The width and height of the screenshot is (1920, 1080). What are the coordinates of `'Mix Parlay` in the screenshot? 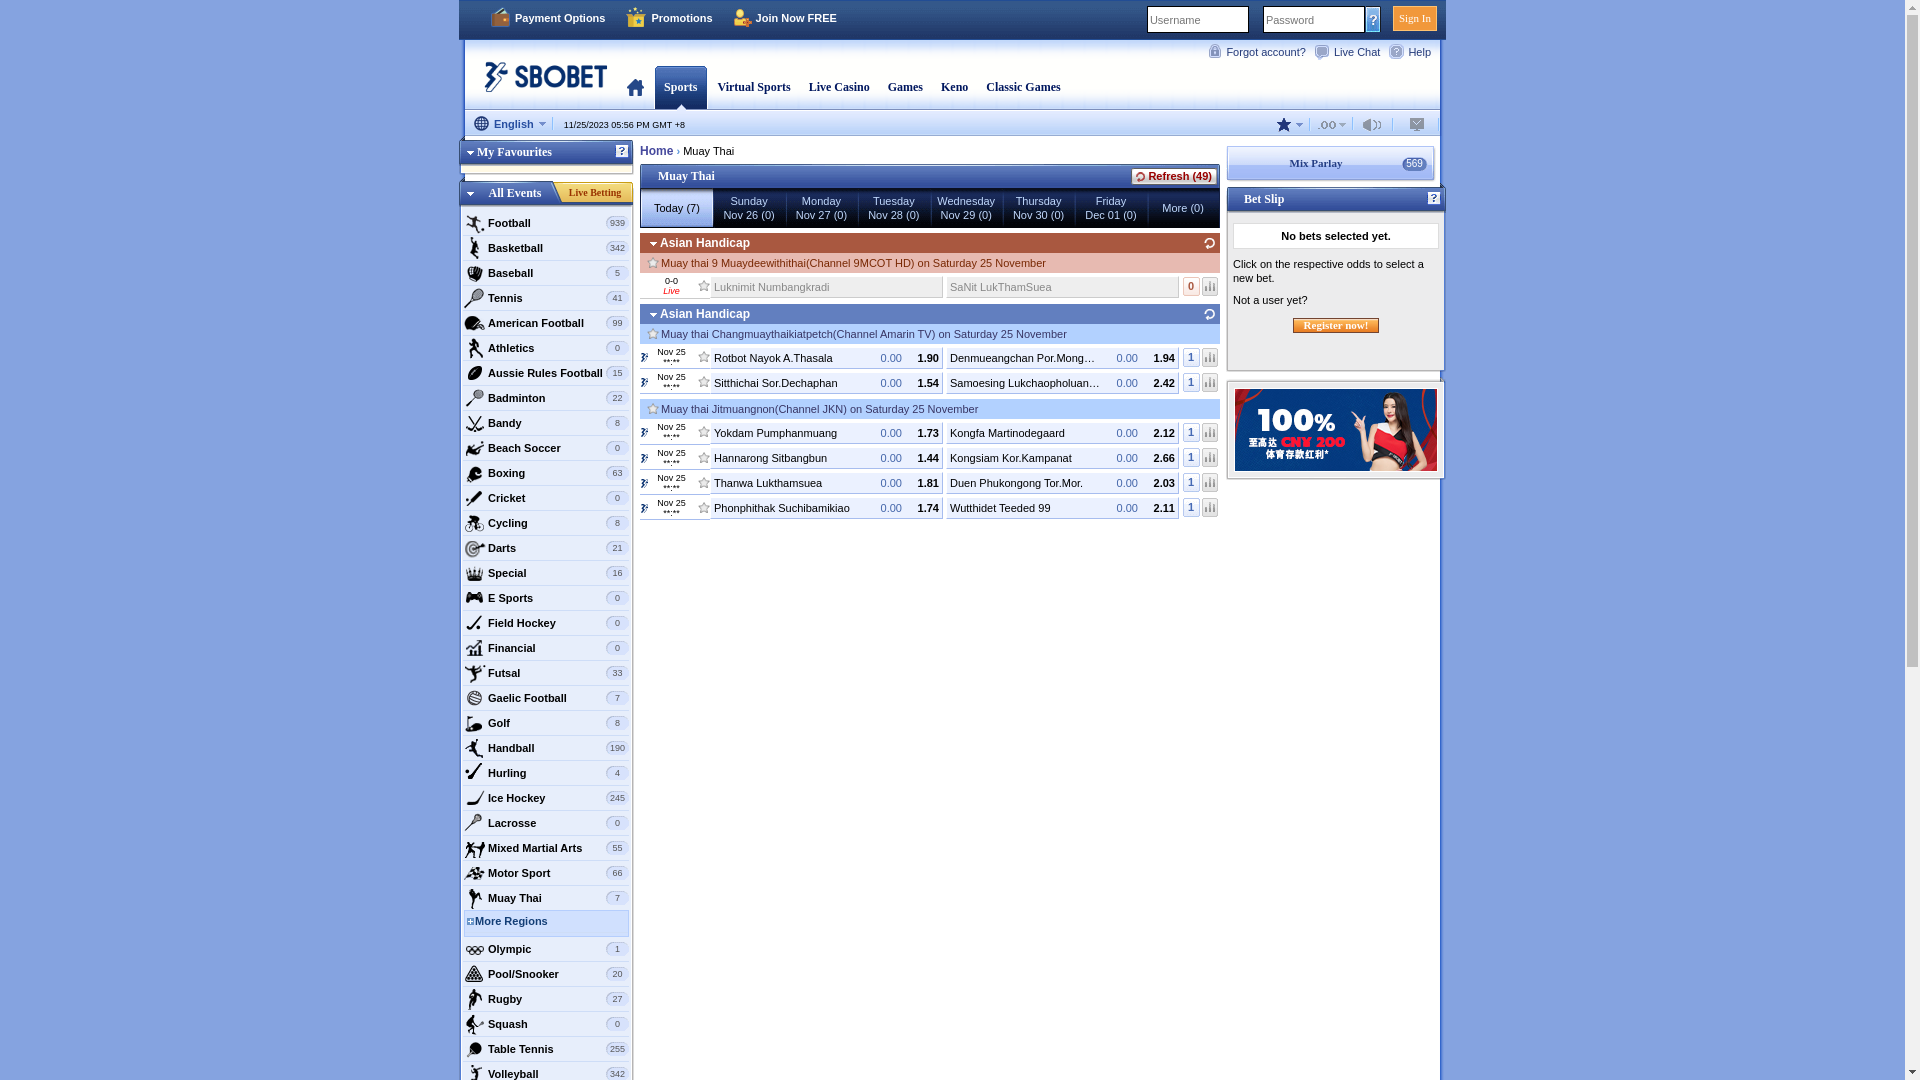 It's located at (1224, 162).